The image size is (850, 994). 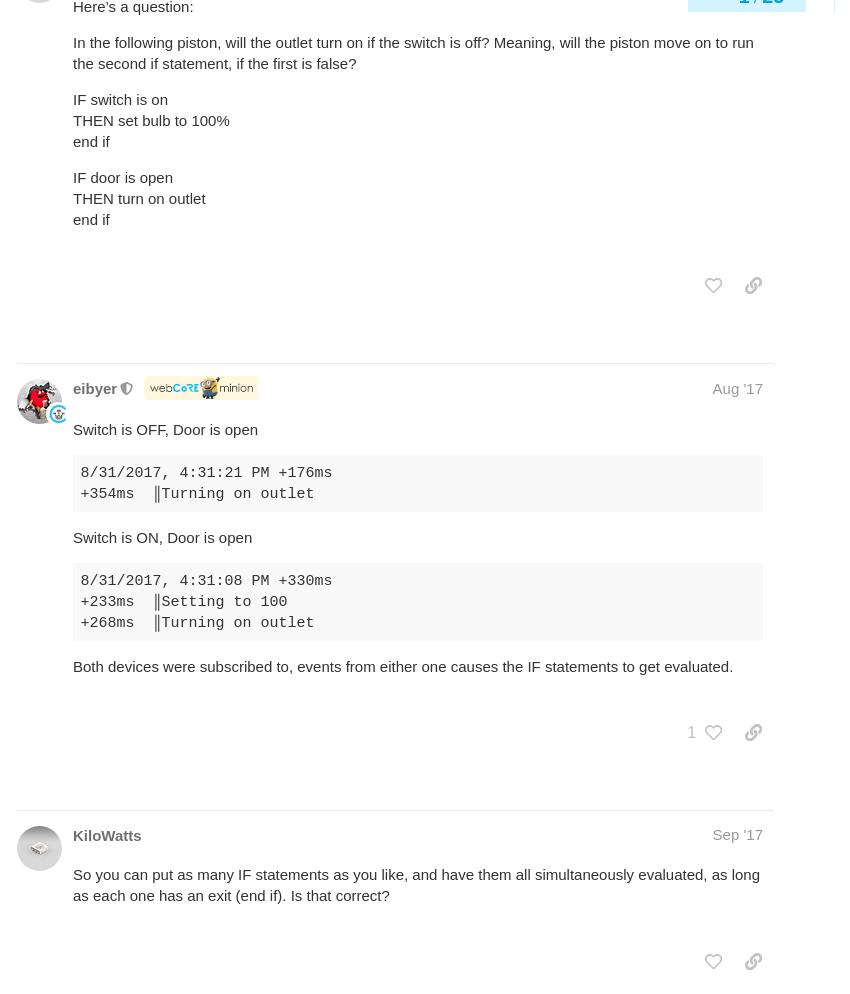 What do you see at coordinates (416, 884) in the screenshot?
I see `'So you can put as many IF statements as you like, and have them all simultaneously evaluated, as long as each one has an exit (end if).  Is that correct?'` at bounding box center [416, 884].